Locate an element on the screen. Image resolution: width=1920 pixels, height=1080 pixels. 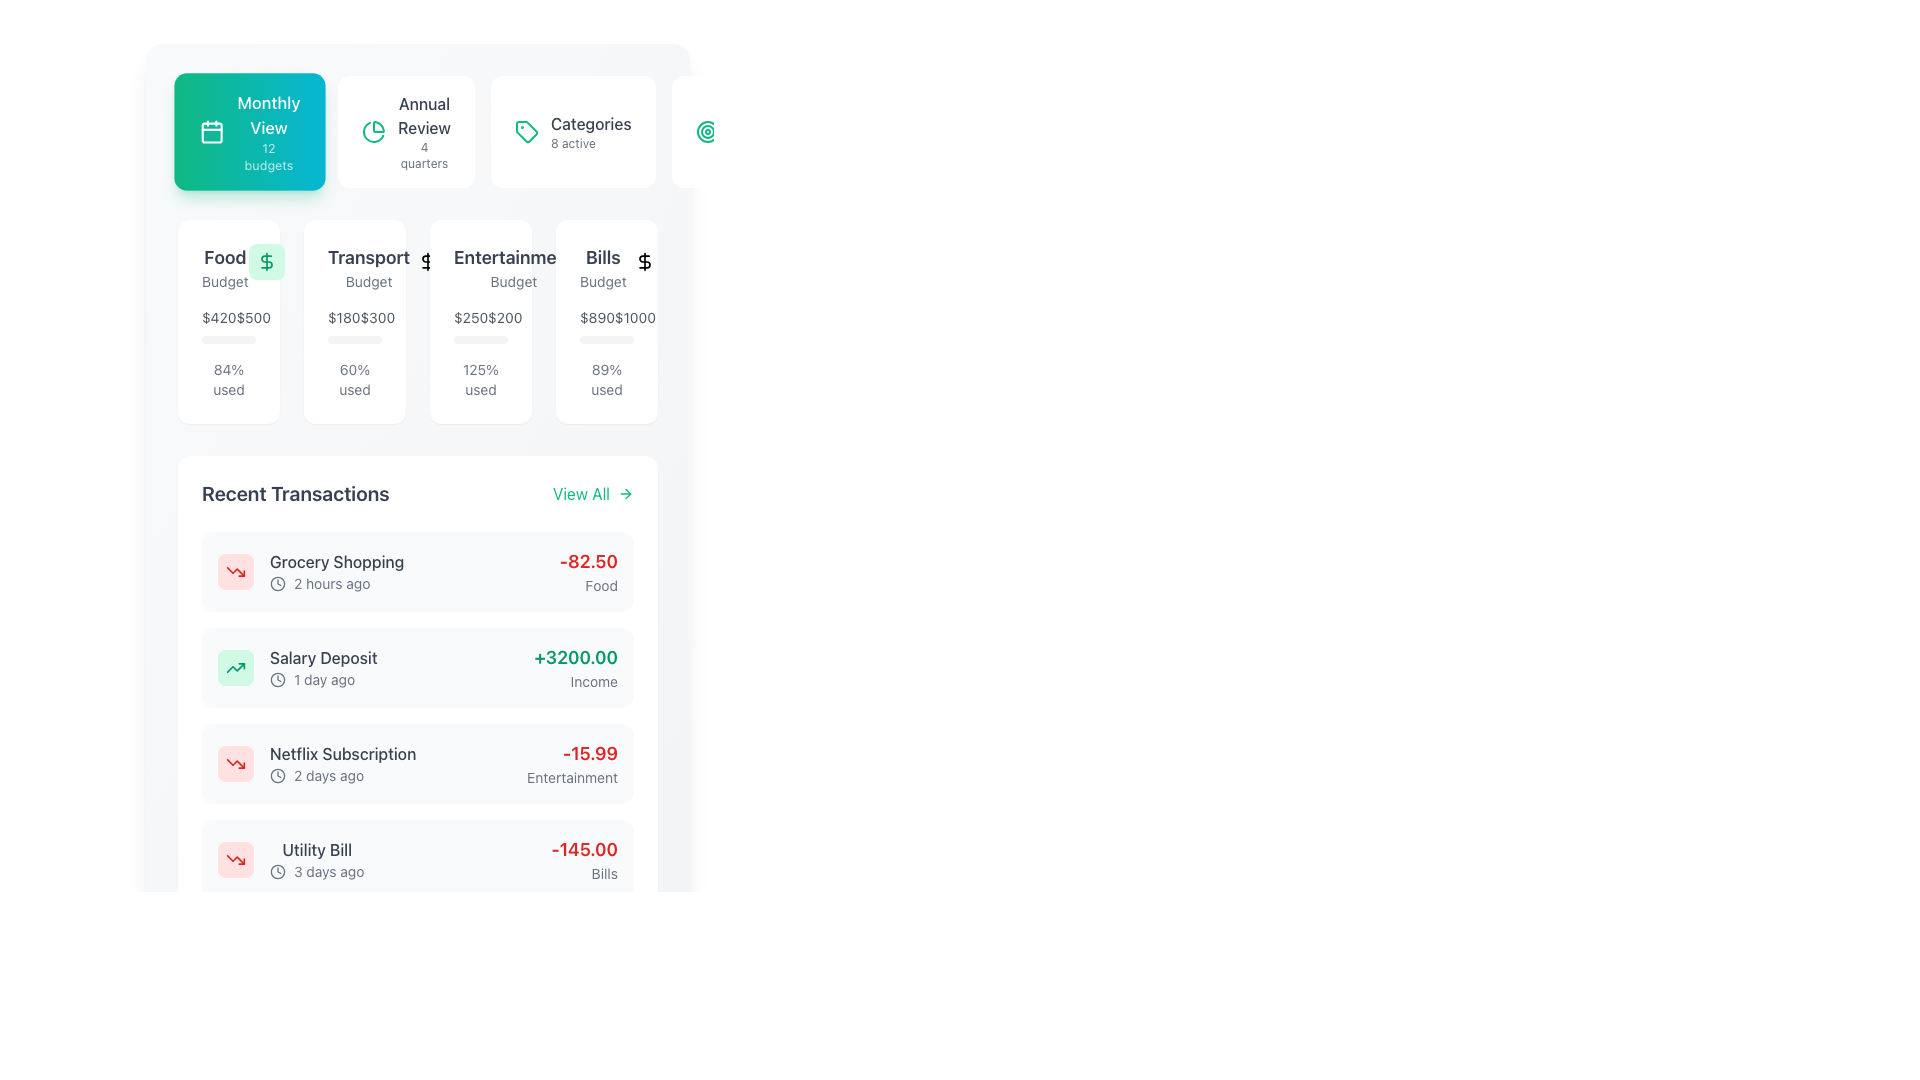
the small rectangular icon with a rounded border, featuring a pale red background and a red trending-down arrow symbol, located in the last row of 'Recent Transactions', to the left of 'Utility Bill' is located at coordinates (235, 859).